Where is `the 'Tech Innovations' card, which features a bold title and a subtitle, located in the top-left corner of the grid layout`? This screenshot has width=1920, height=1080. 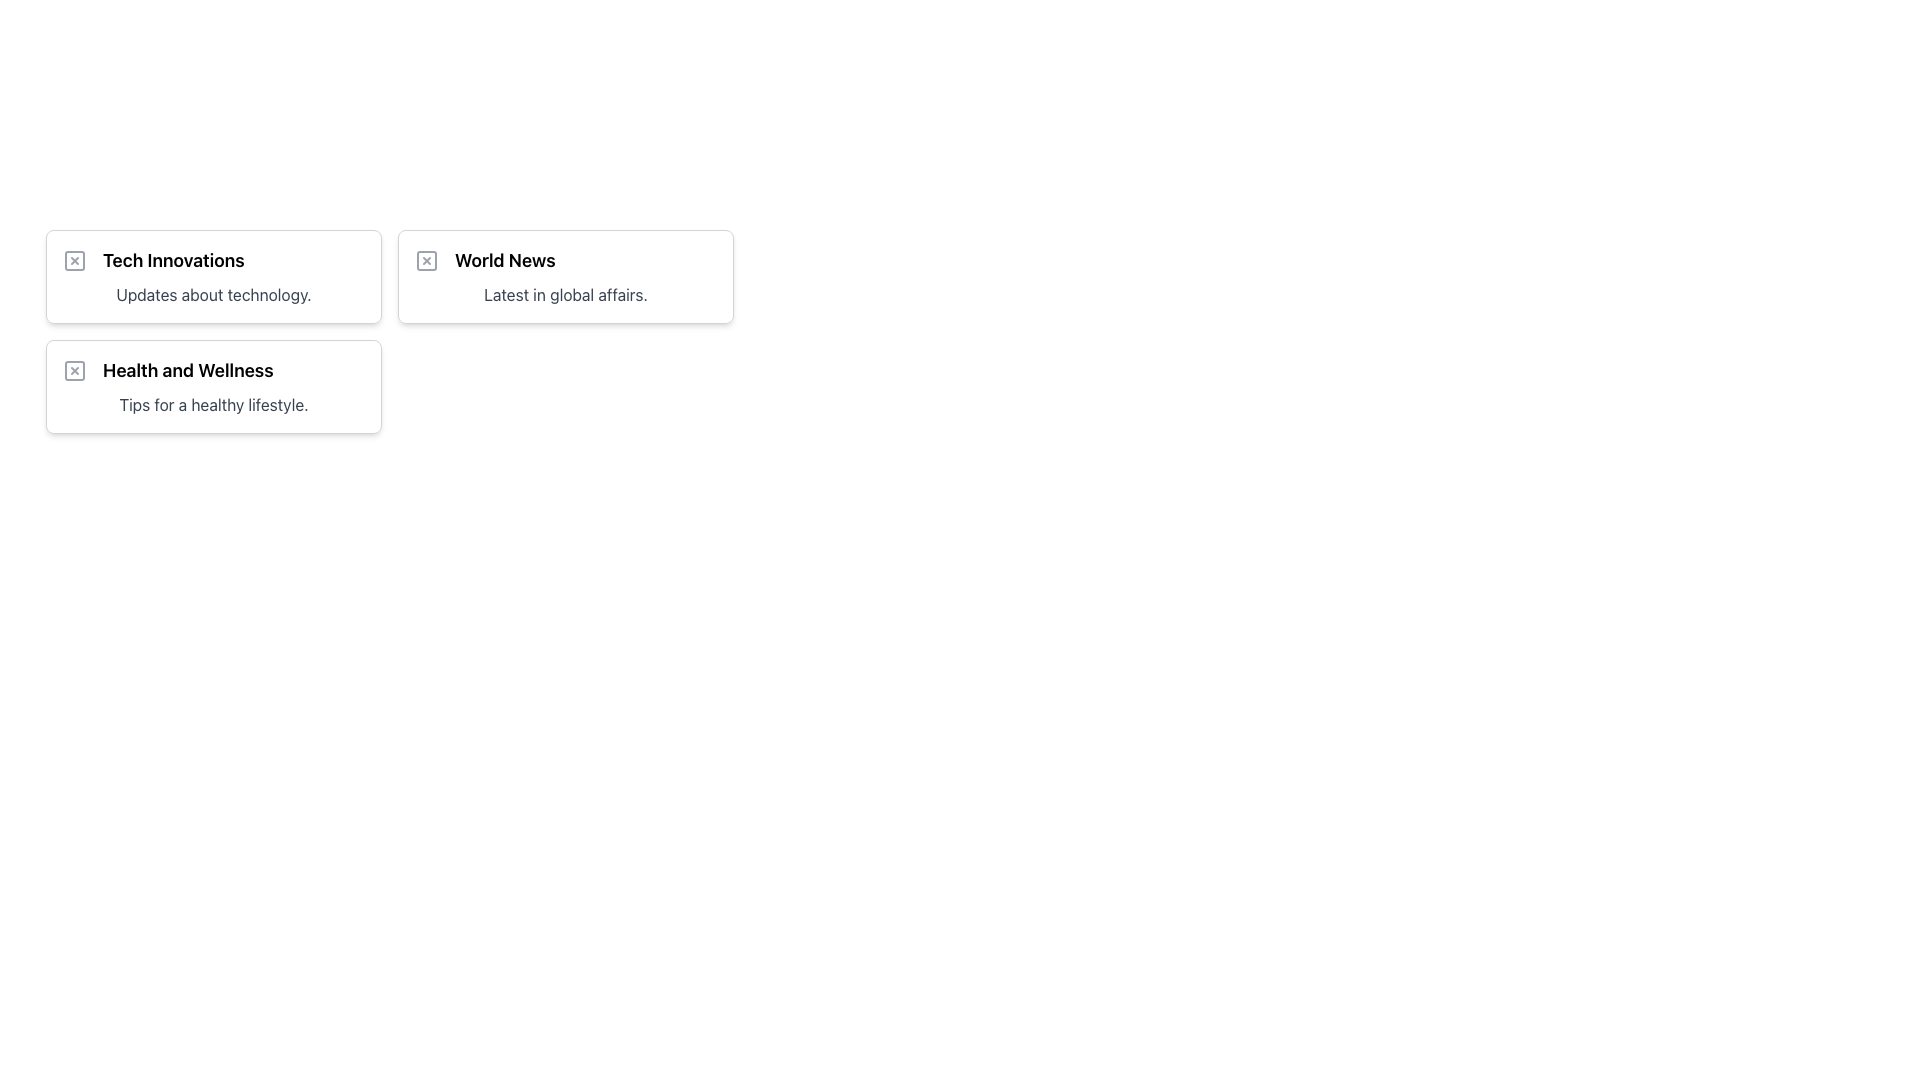 the 'Tech Innovations' card, which features a bold title and a subtitle, located in the top-left corner of the grid layout is located at coordinates (214, 277).